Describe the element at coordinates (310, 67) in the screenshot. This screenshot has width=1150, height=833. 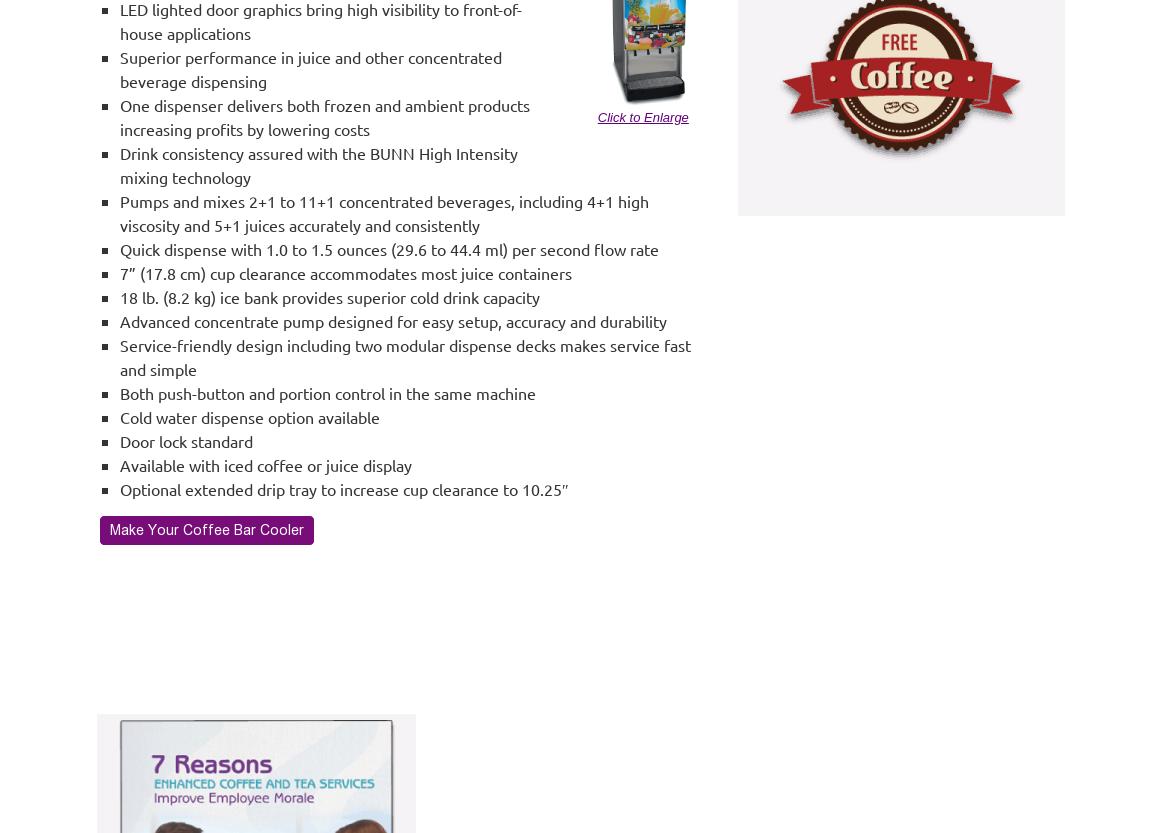
I see `'Superior performance in juice and other concentrated beverage dispensing'` at that location.